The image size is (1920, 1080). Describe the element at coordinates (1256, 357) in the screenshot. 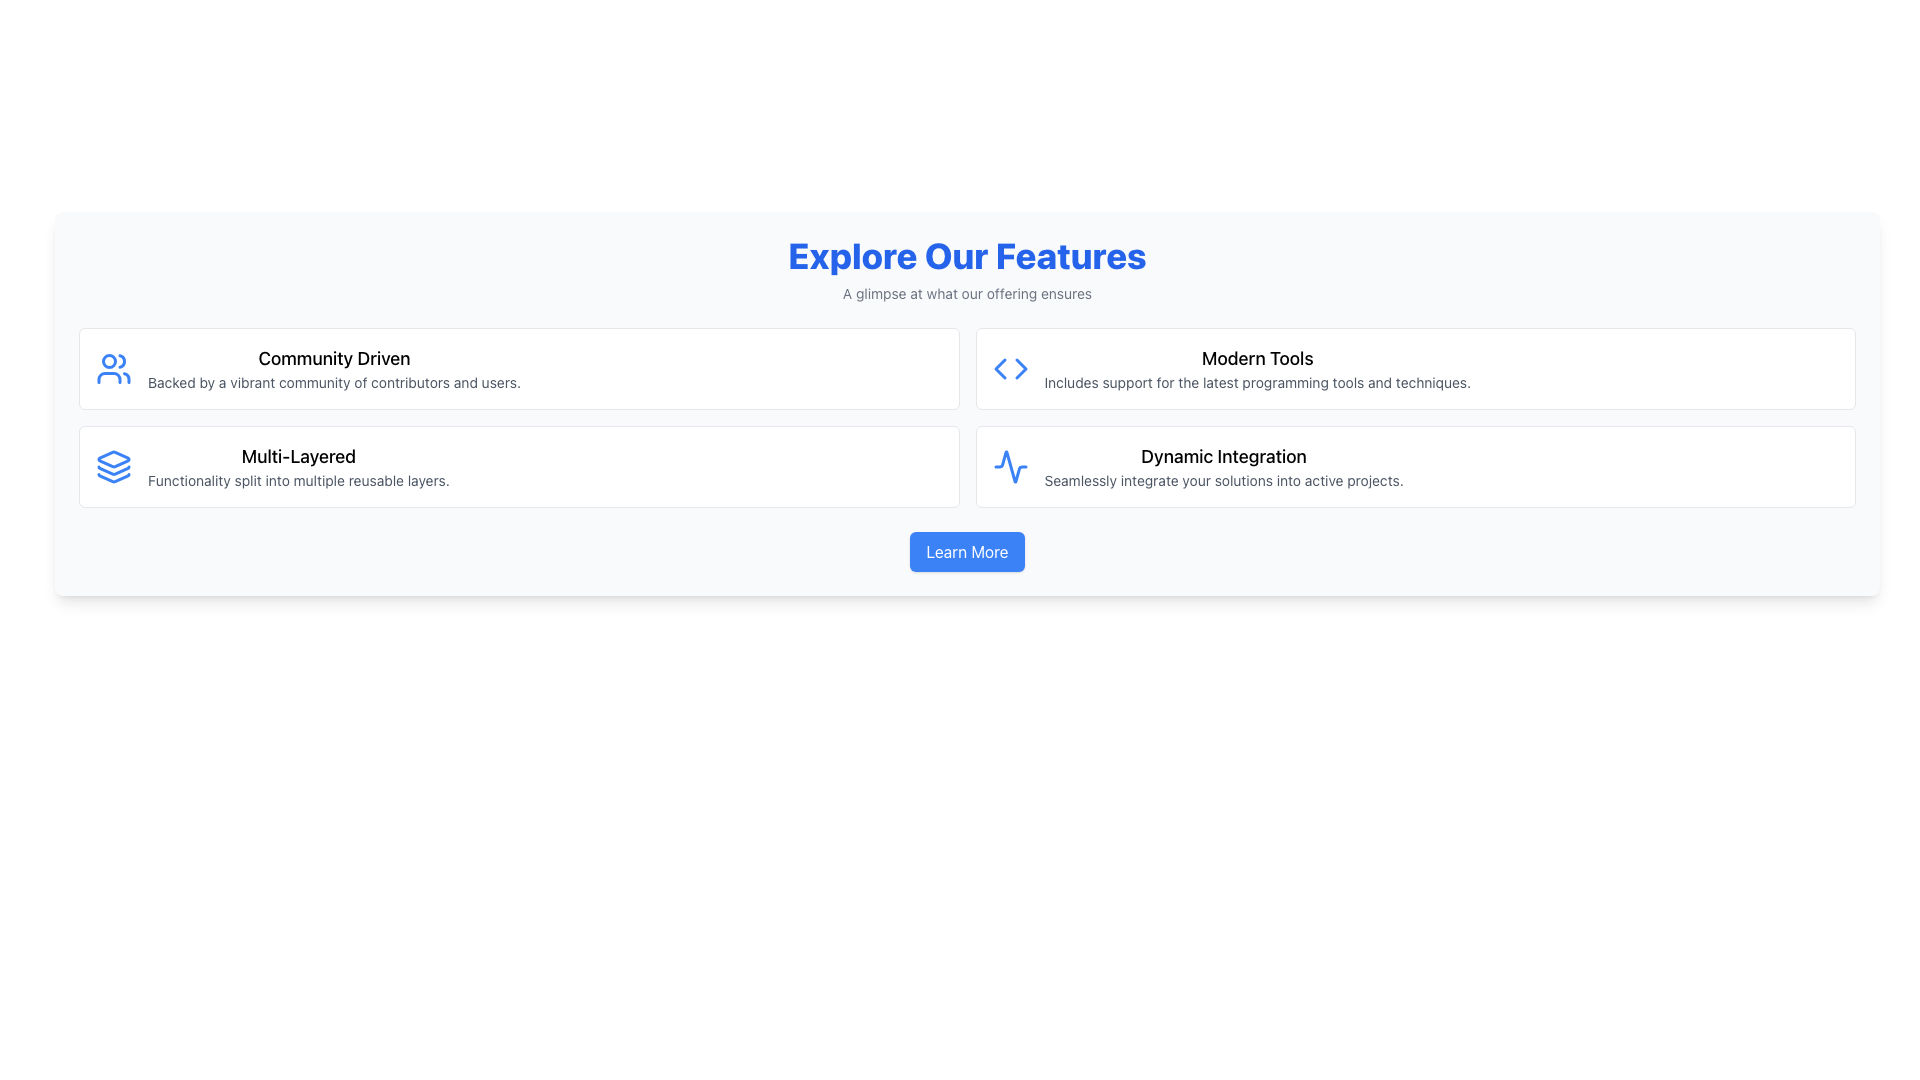

I see `the text label reading 'Modern Tools', which is styled with a larger font size and bold weight, positioned in a white rectangular area in the upper right quadrant of the interface` at that location.